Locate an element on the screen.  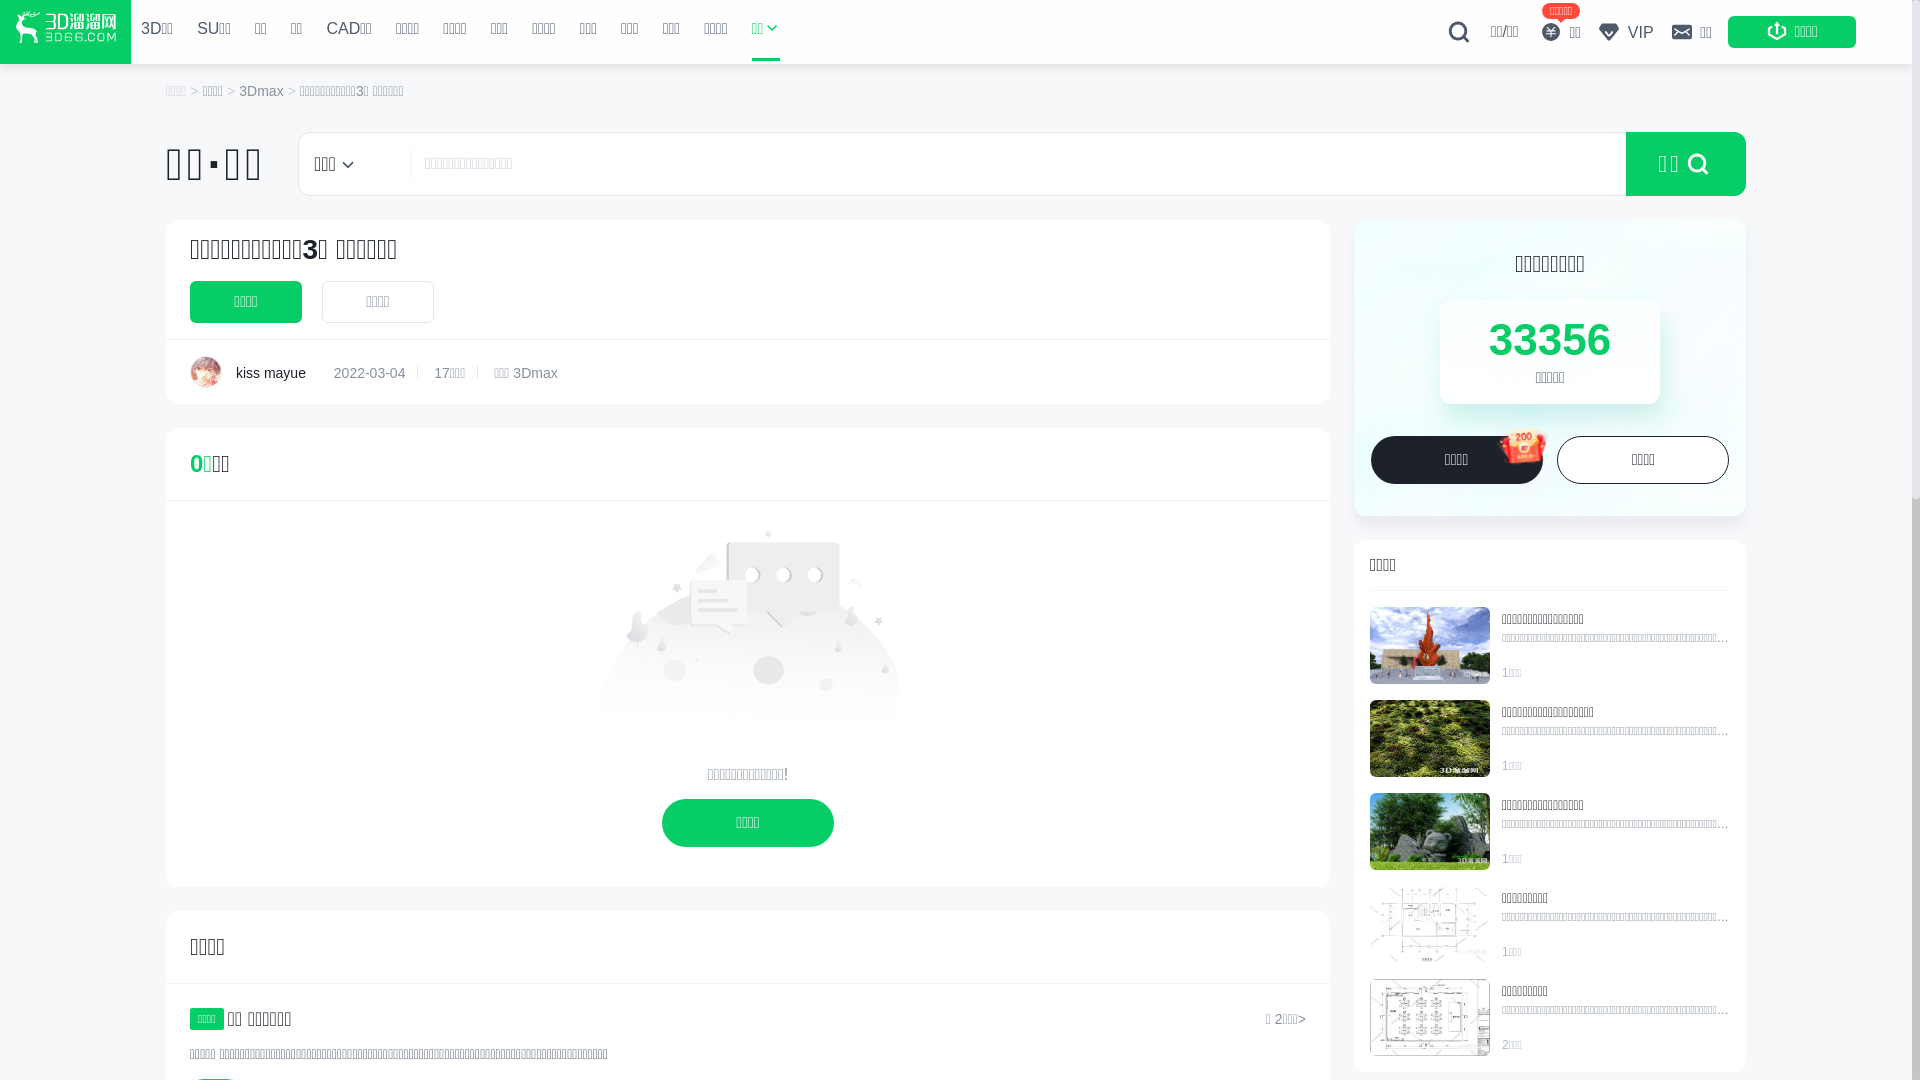
'3Dmax' is located at coordinates (239, 91).